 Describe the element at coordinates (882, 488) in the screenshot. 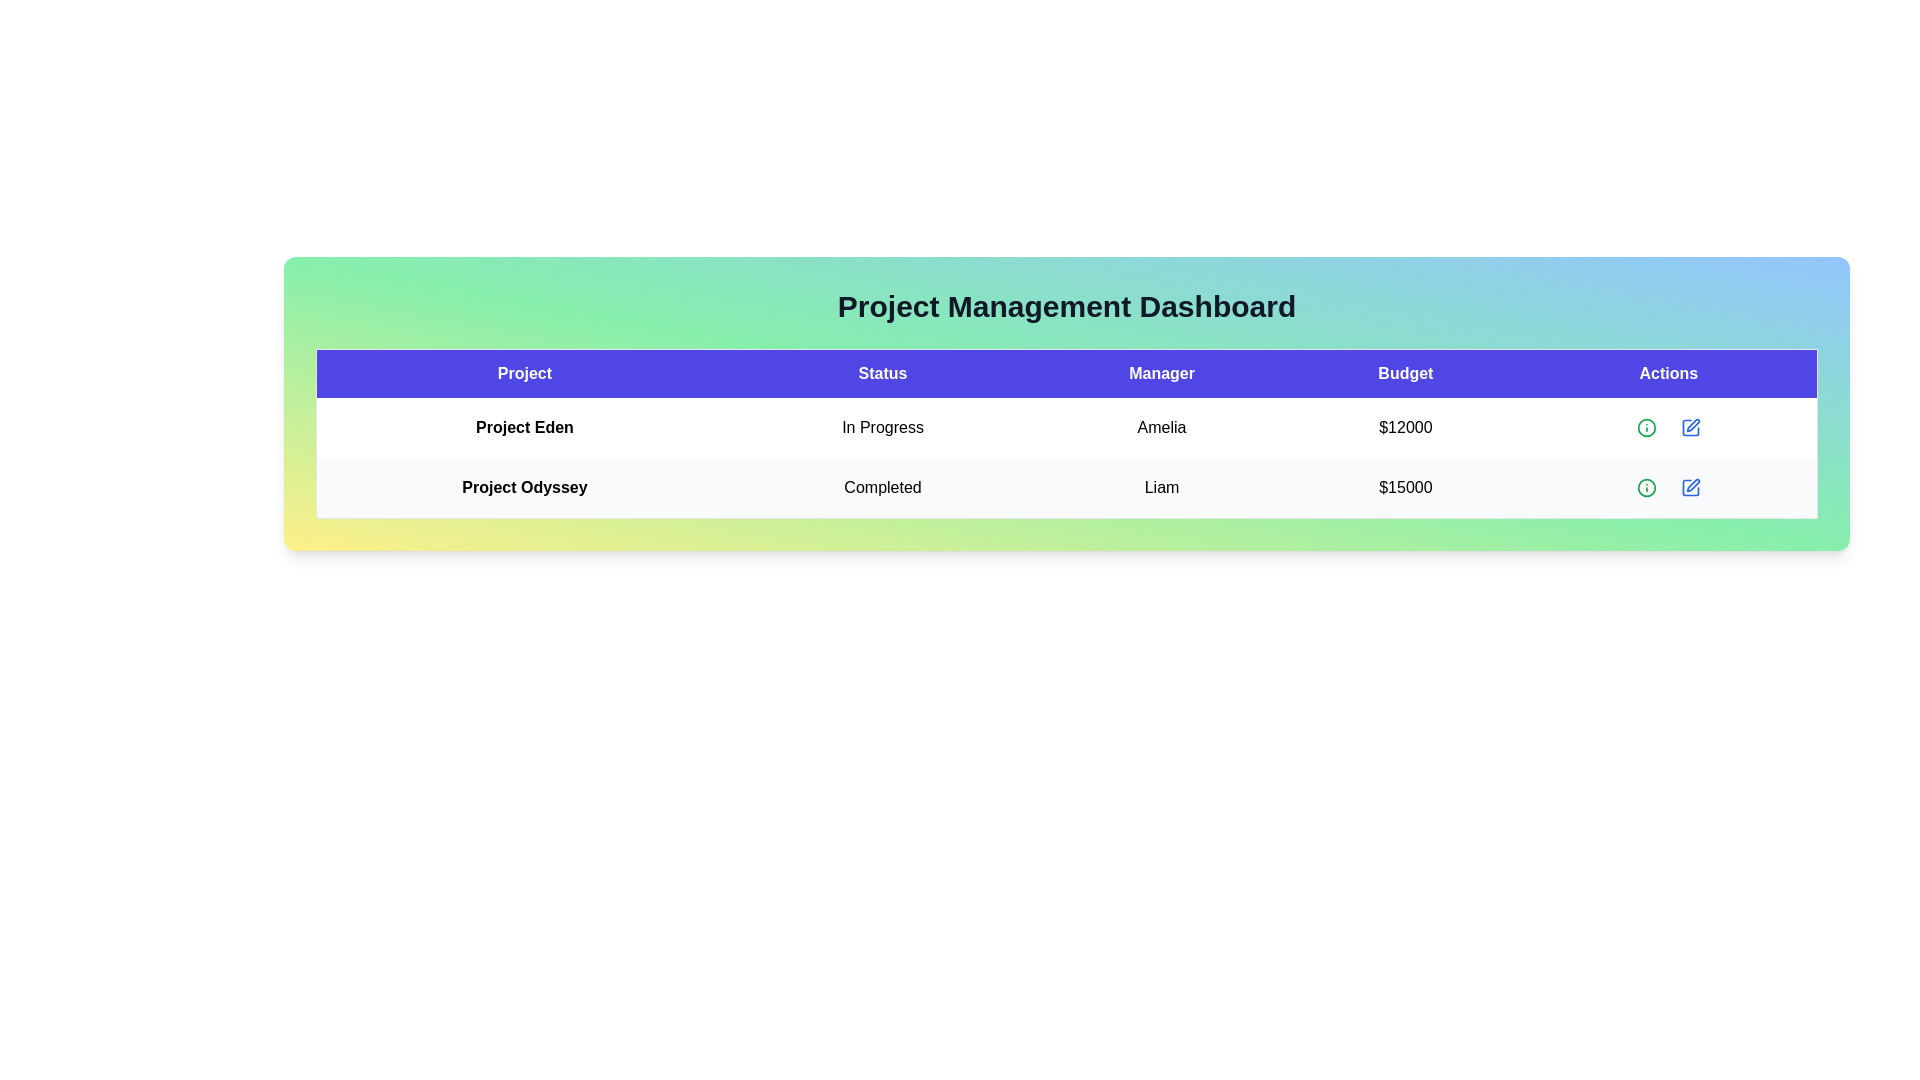

I see `the 'Completed' label in the second row under the 'Status' column of the dashboard interface, which is visually distinct with padding and located between 'Project Odyssey' and 'Liam'` at that location.